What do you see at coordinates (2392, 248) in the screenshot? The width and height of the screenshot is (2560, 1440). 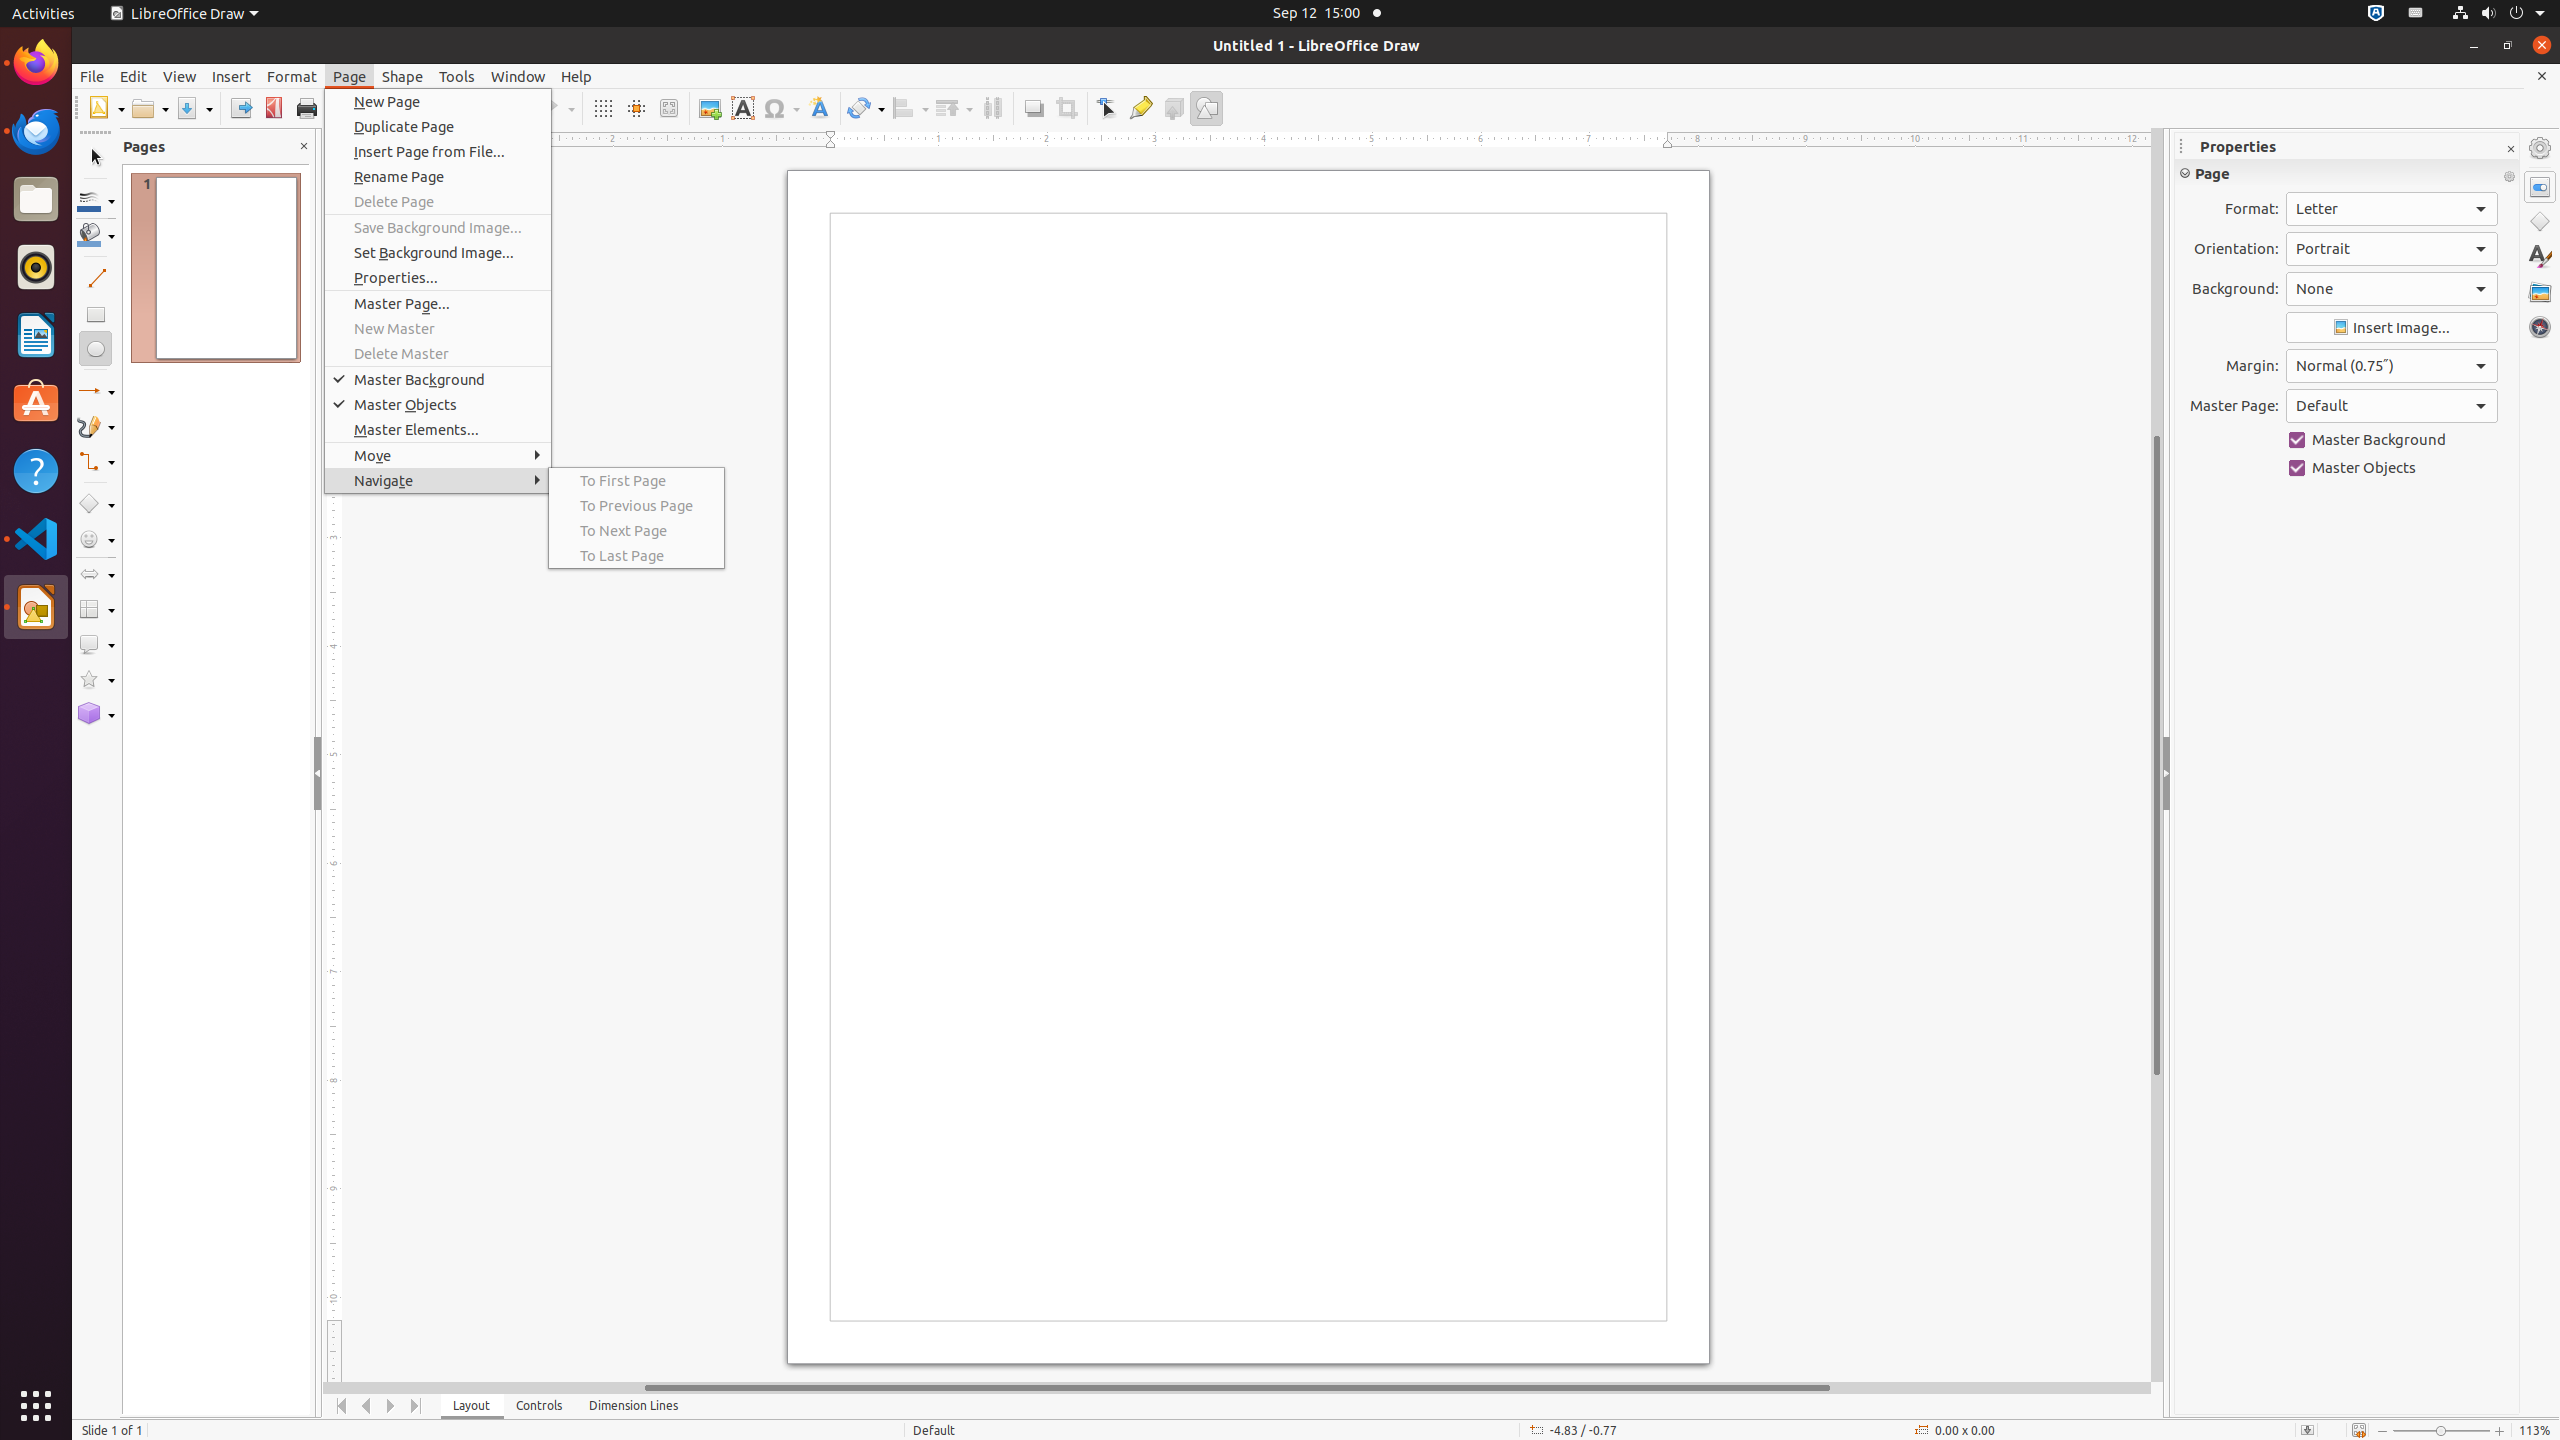 I see `'Orientation:'` at bounding box center [2392, 248].